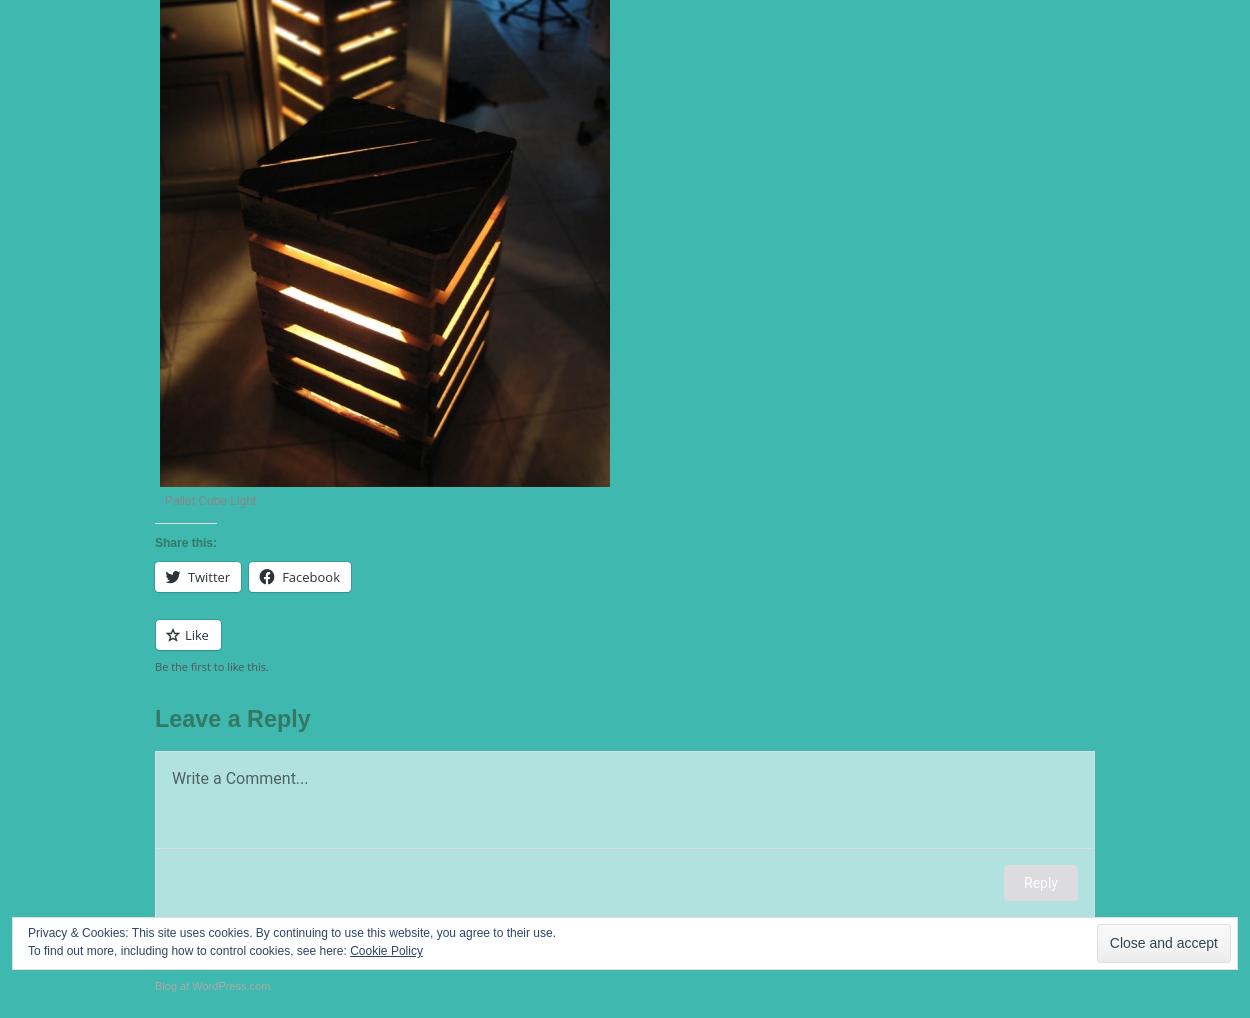  Describe the element at coordinates (213, 986) in the screenshot. I see `'Blog at WordPress.com.'` at that location.